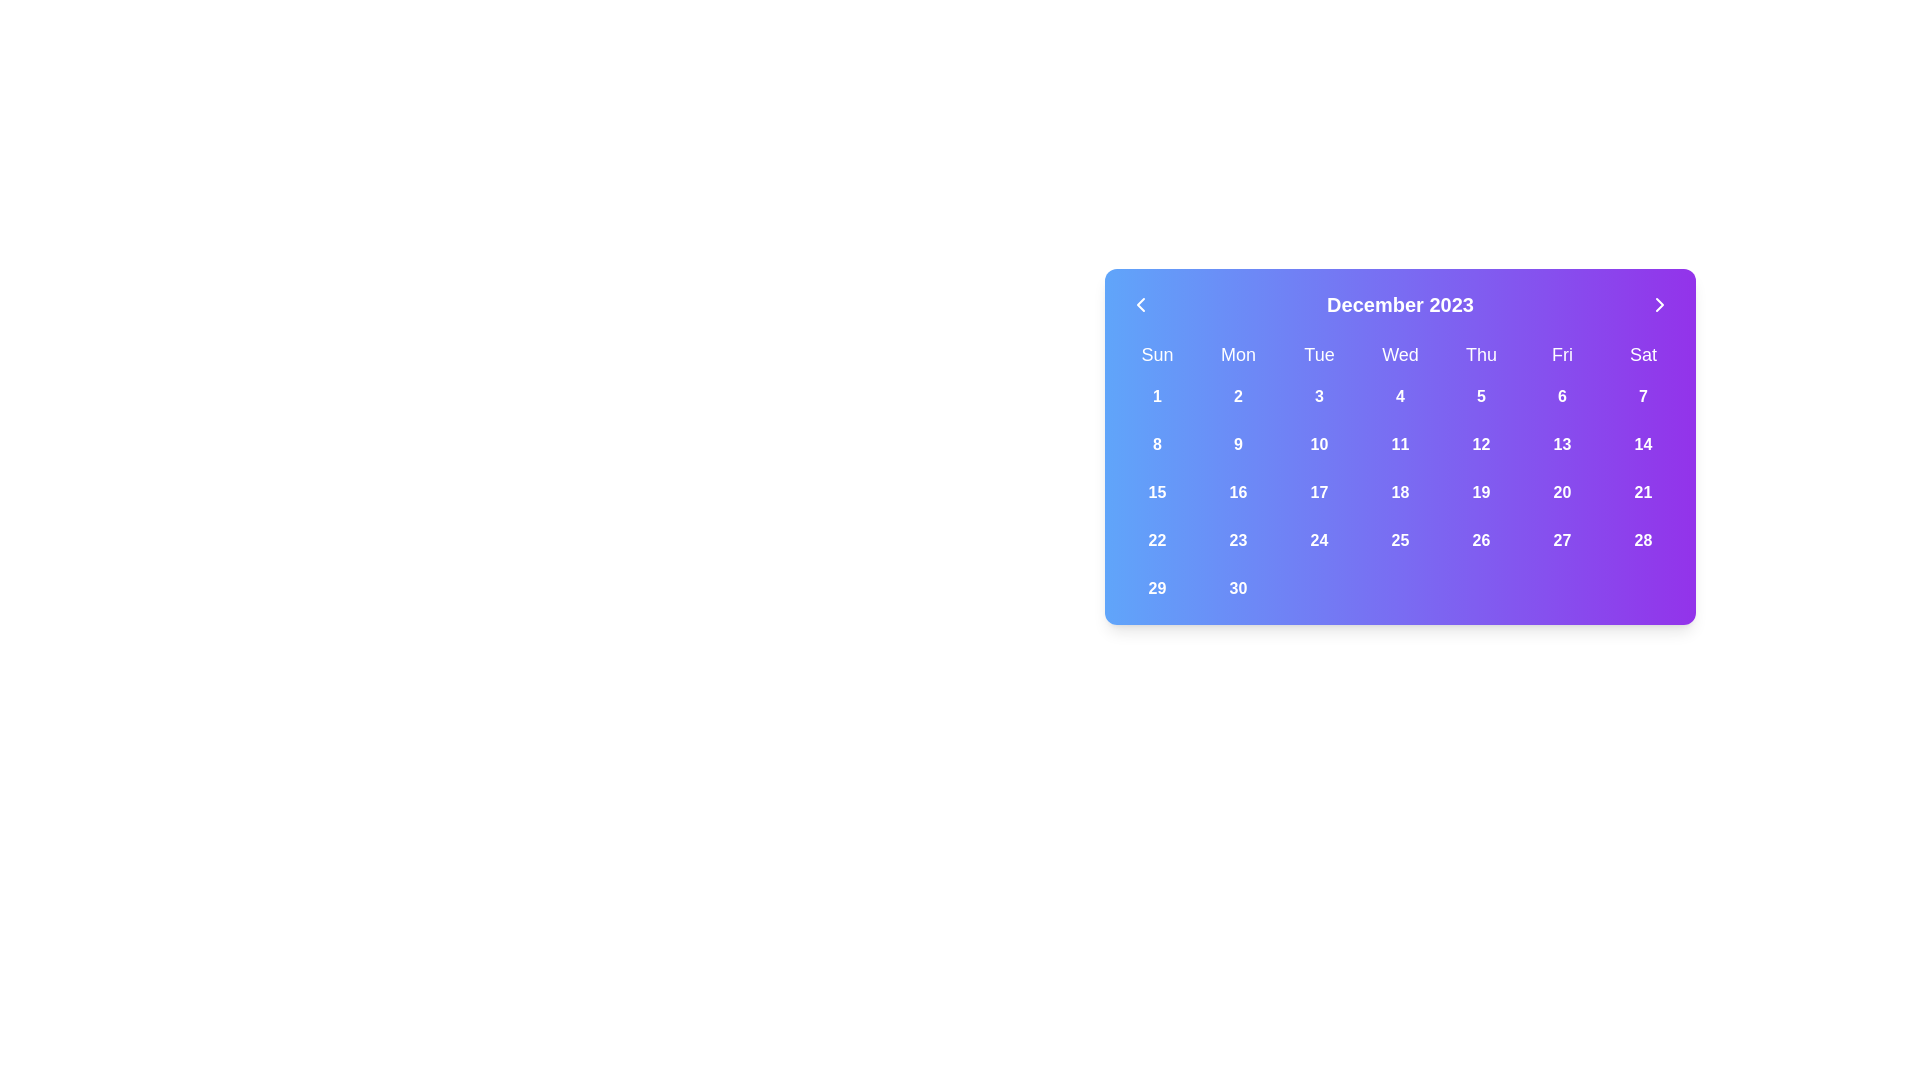 Image resolution: width=1920 pixels, height=1080 pixels. What do you see at coordinates (1141, 304) in the screenshot?
I see `the circular button containing the left-pointing chevron icon located at the top-left corner of the calendar widget` at bounding box center [1141, 304].